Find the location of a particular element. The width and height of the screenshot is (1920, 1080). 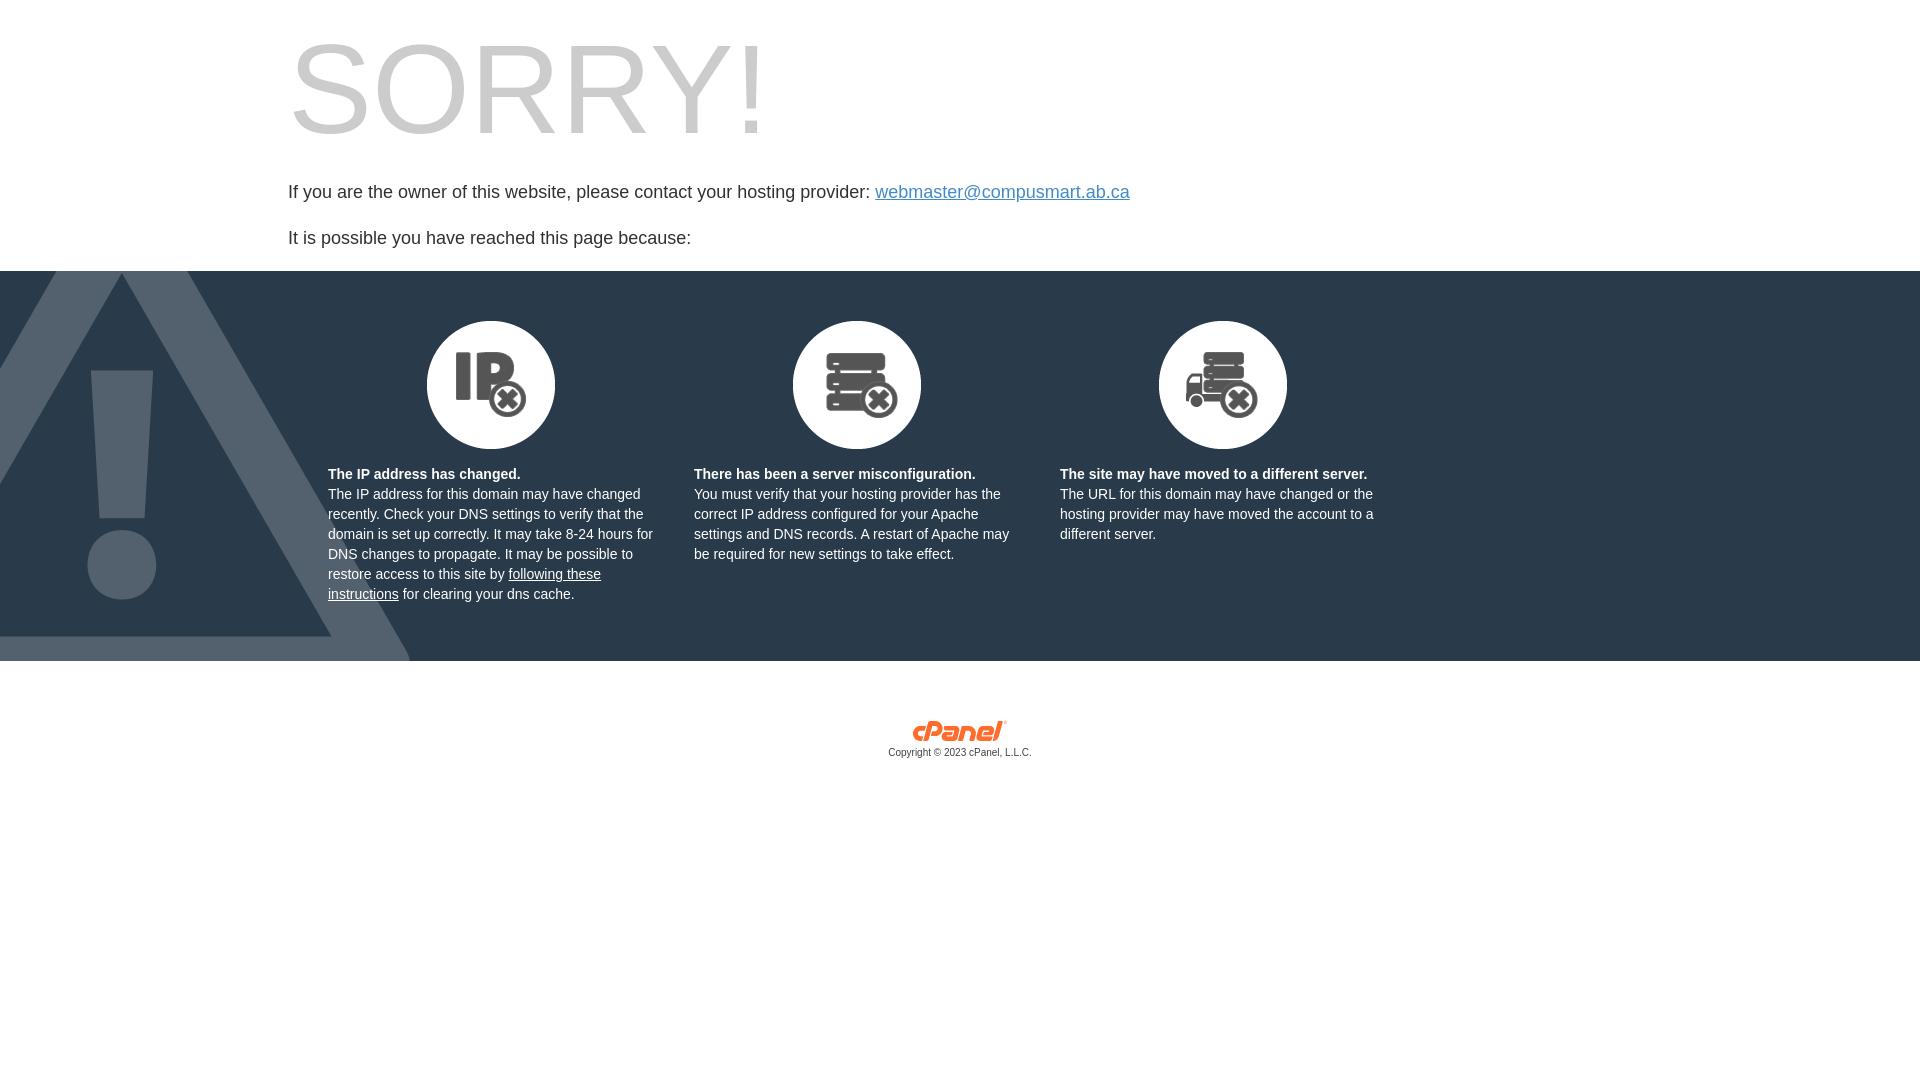

'webmaster@compusmart.ab.ca' is located at coordinates (874, 192).